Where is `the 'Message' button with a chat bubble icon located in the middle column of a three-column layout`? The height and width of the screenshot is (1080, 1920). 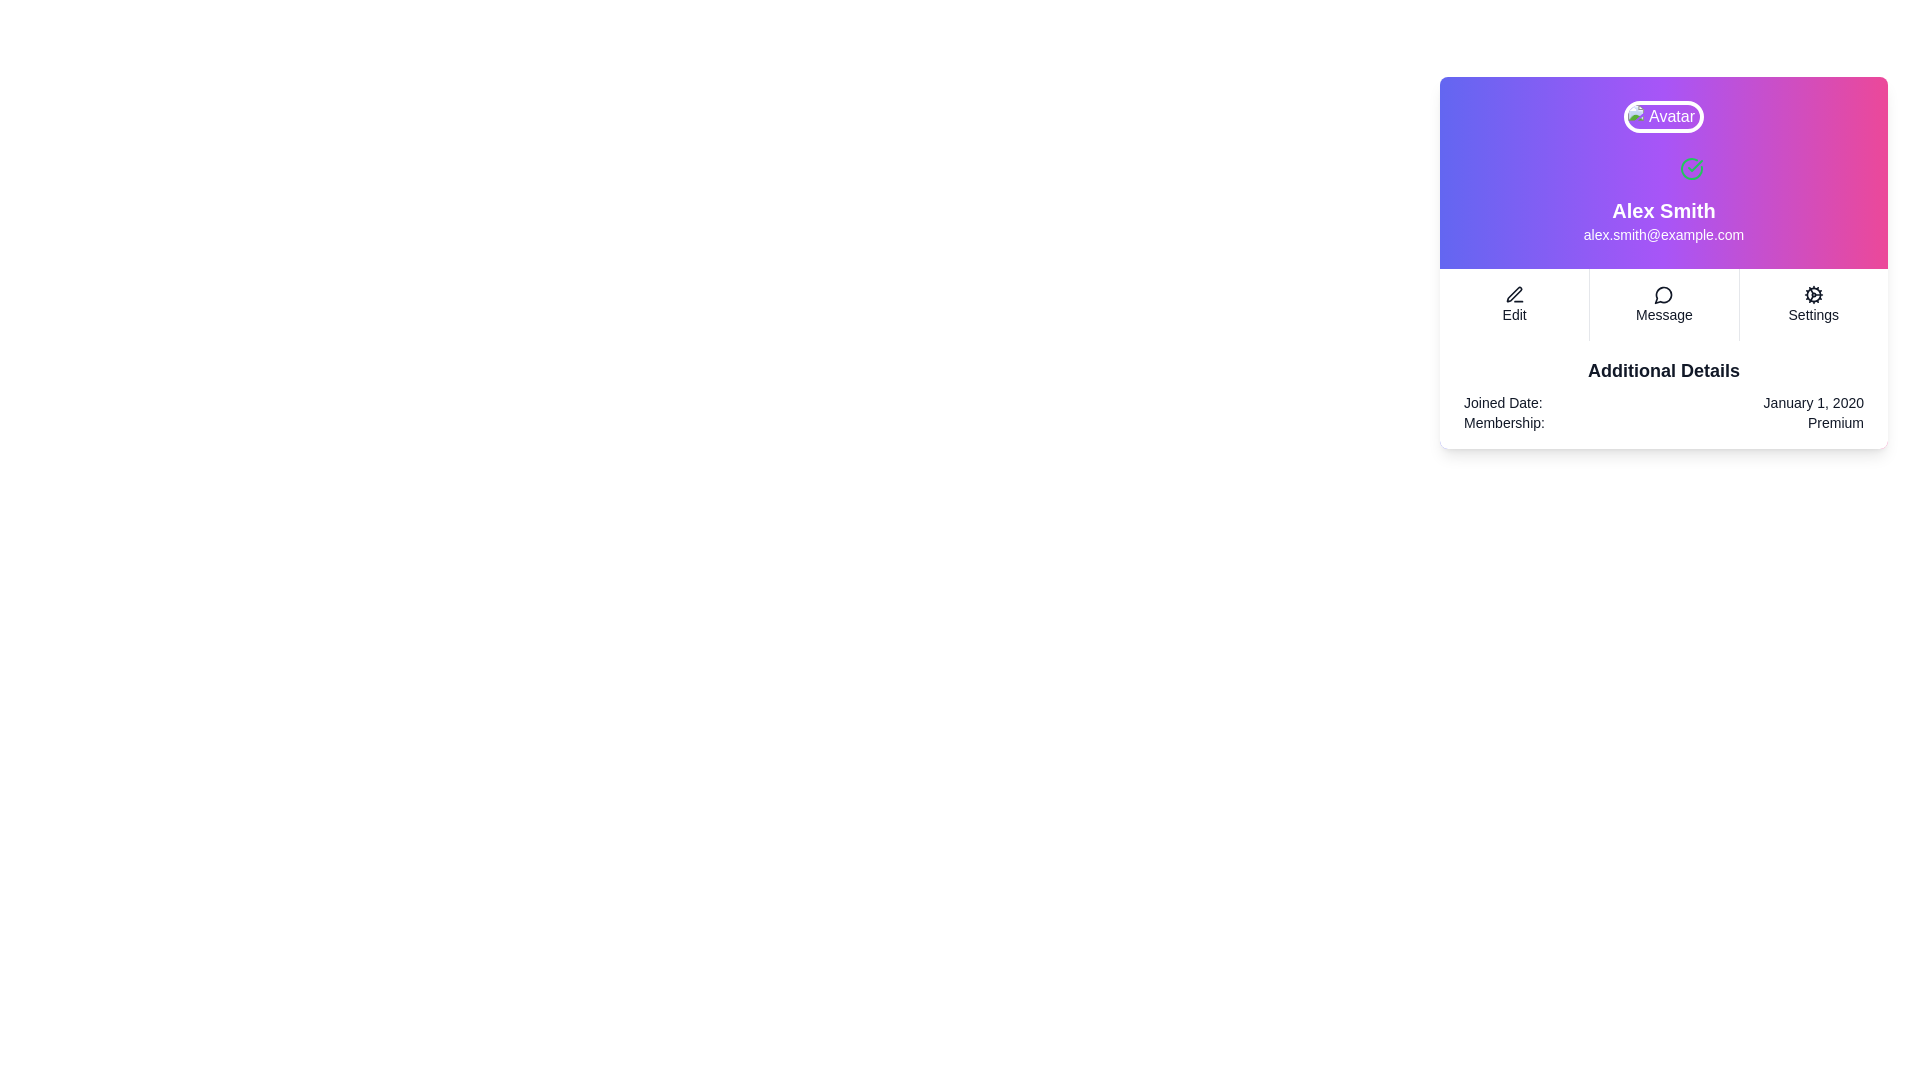
the 'Message' button with a chat bubble icon located in the middle column of a three-column layout is located at coordinates (1664, 304).